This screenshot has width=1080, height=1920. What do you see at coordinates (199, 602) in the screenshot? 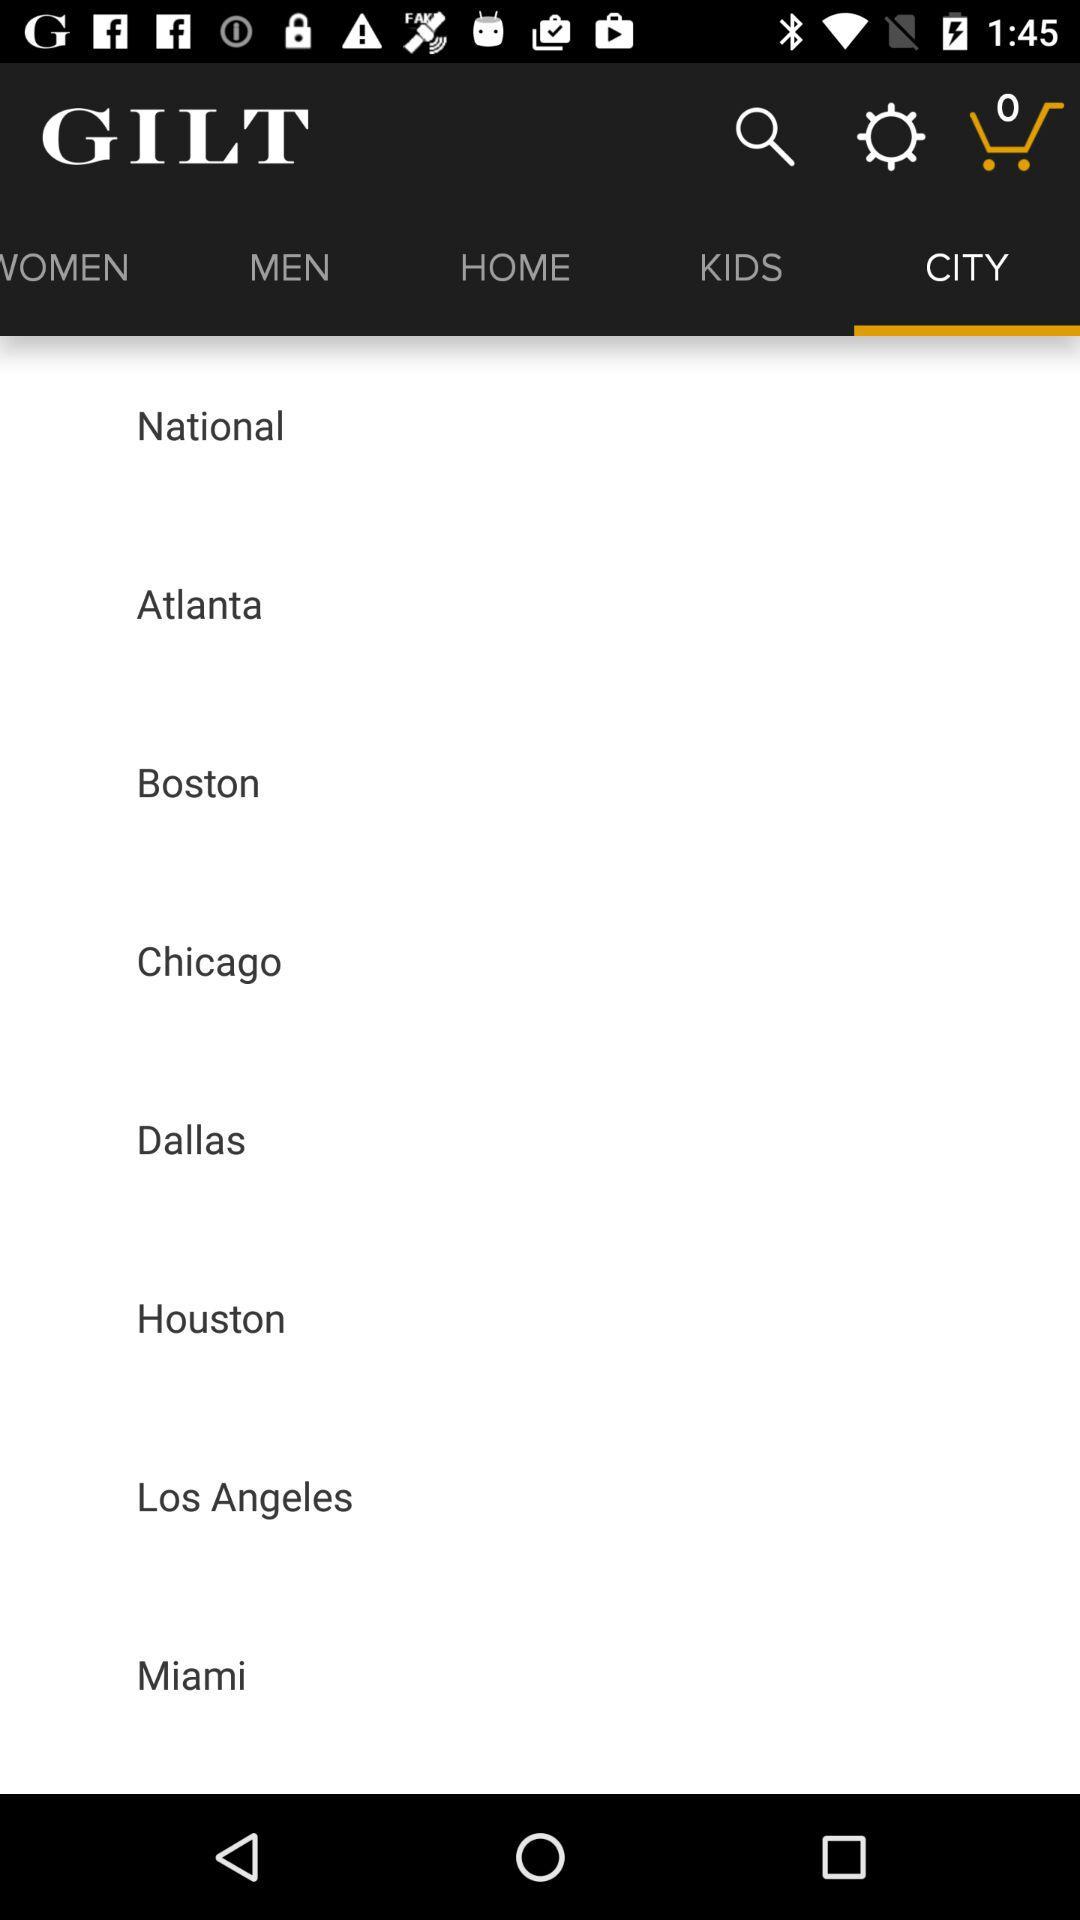
I see `app below the national` at bounding box center [199, 602].